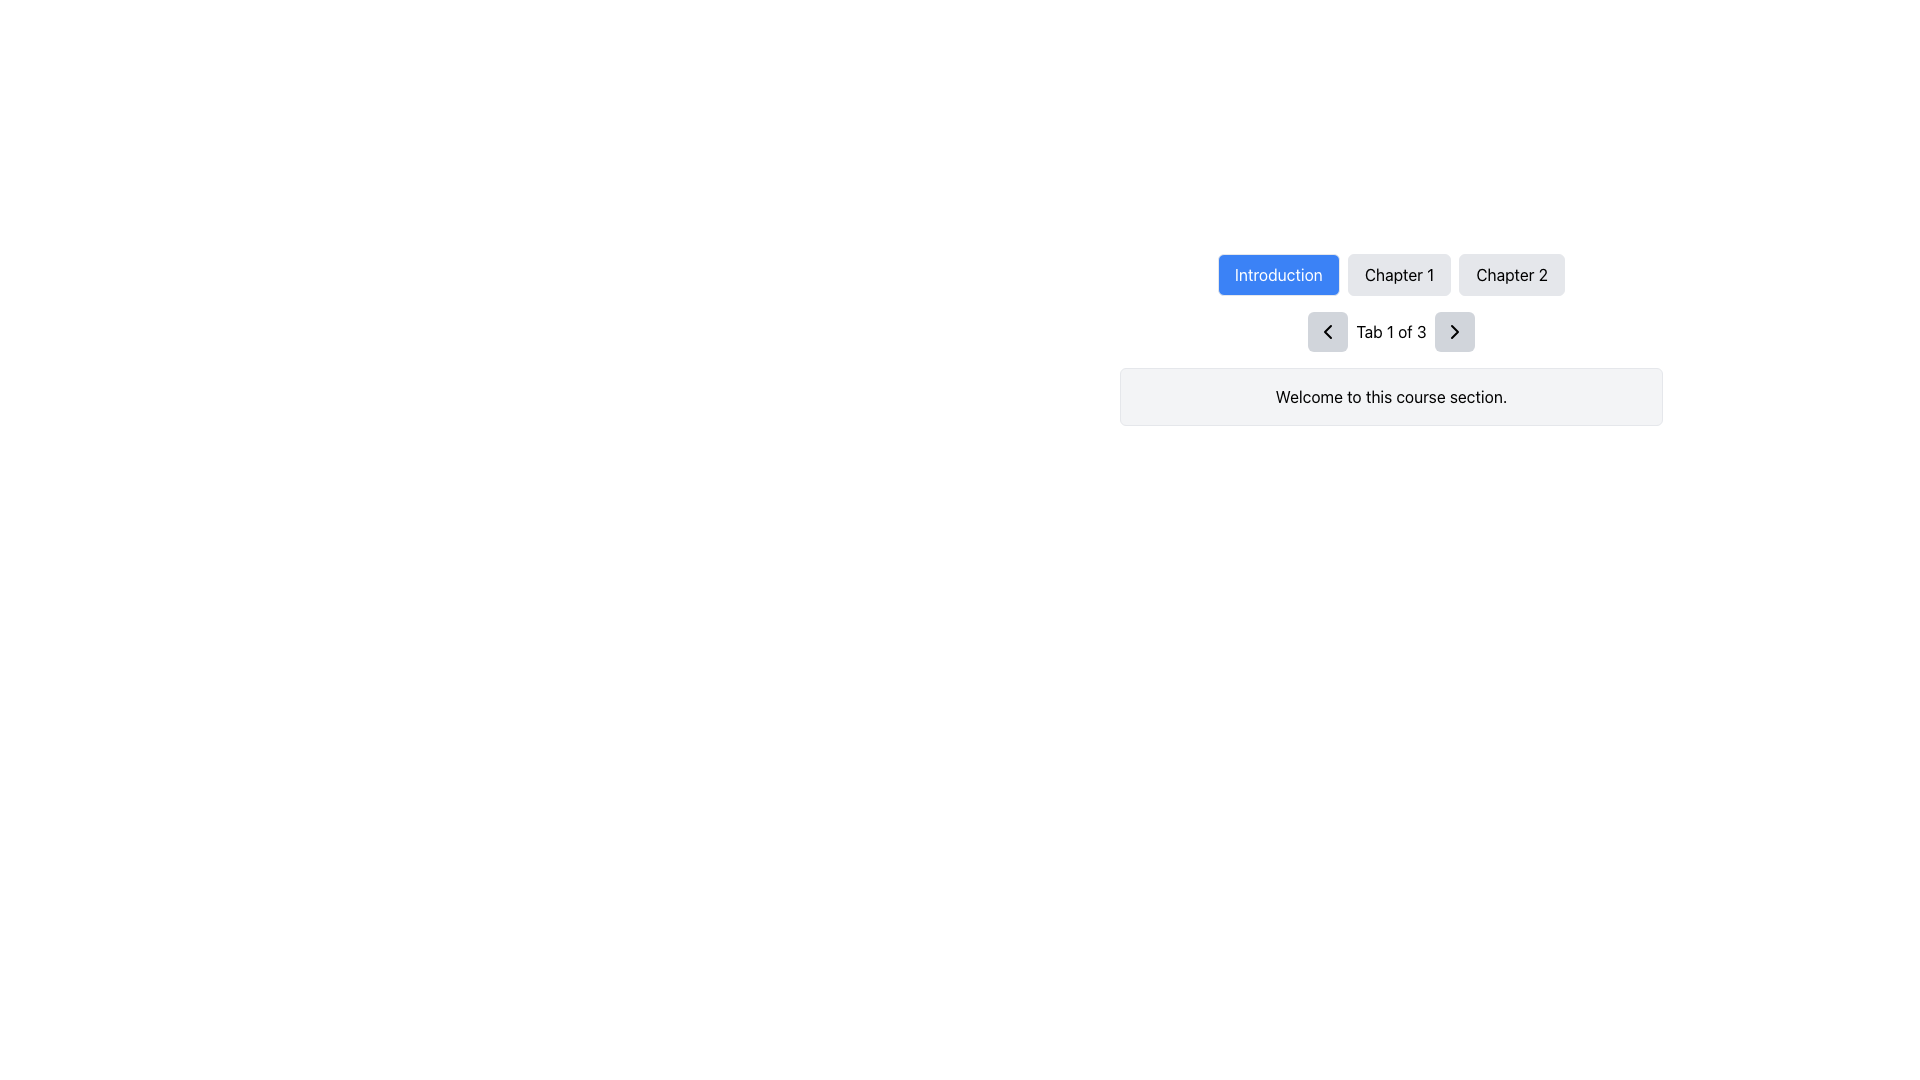 The width and height of the screenshot is (1920, 1080). What do you see at coordinates (1277, 274) in the screenshot?
I see `the 'Introduction' button located in the top-right section of the interface` at bounding box center [1277, 274].